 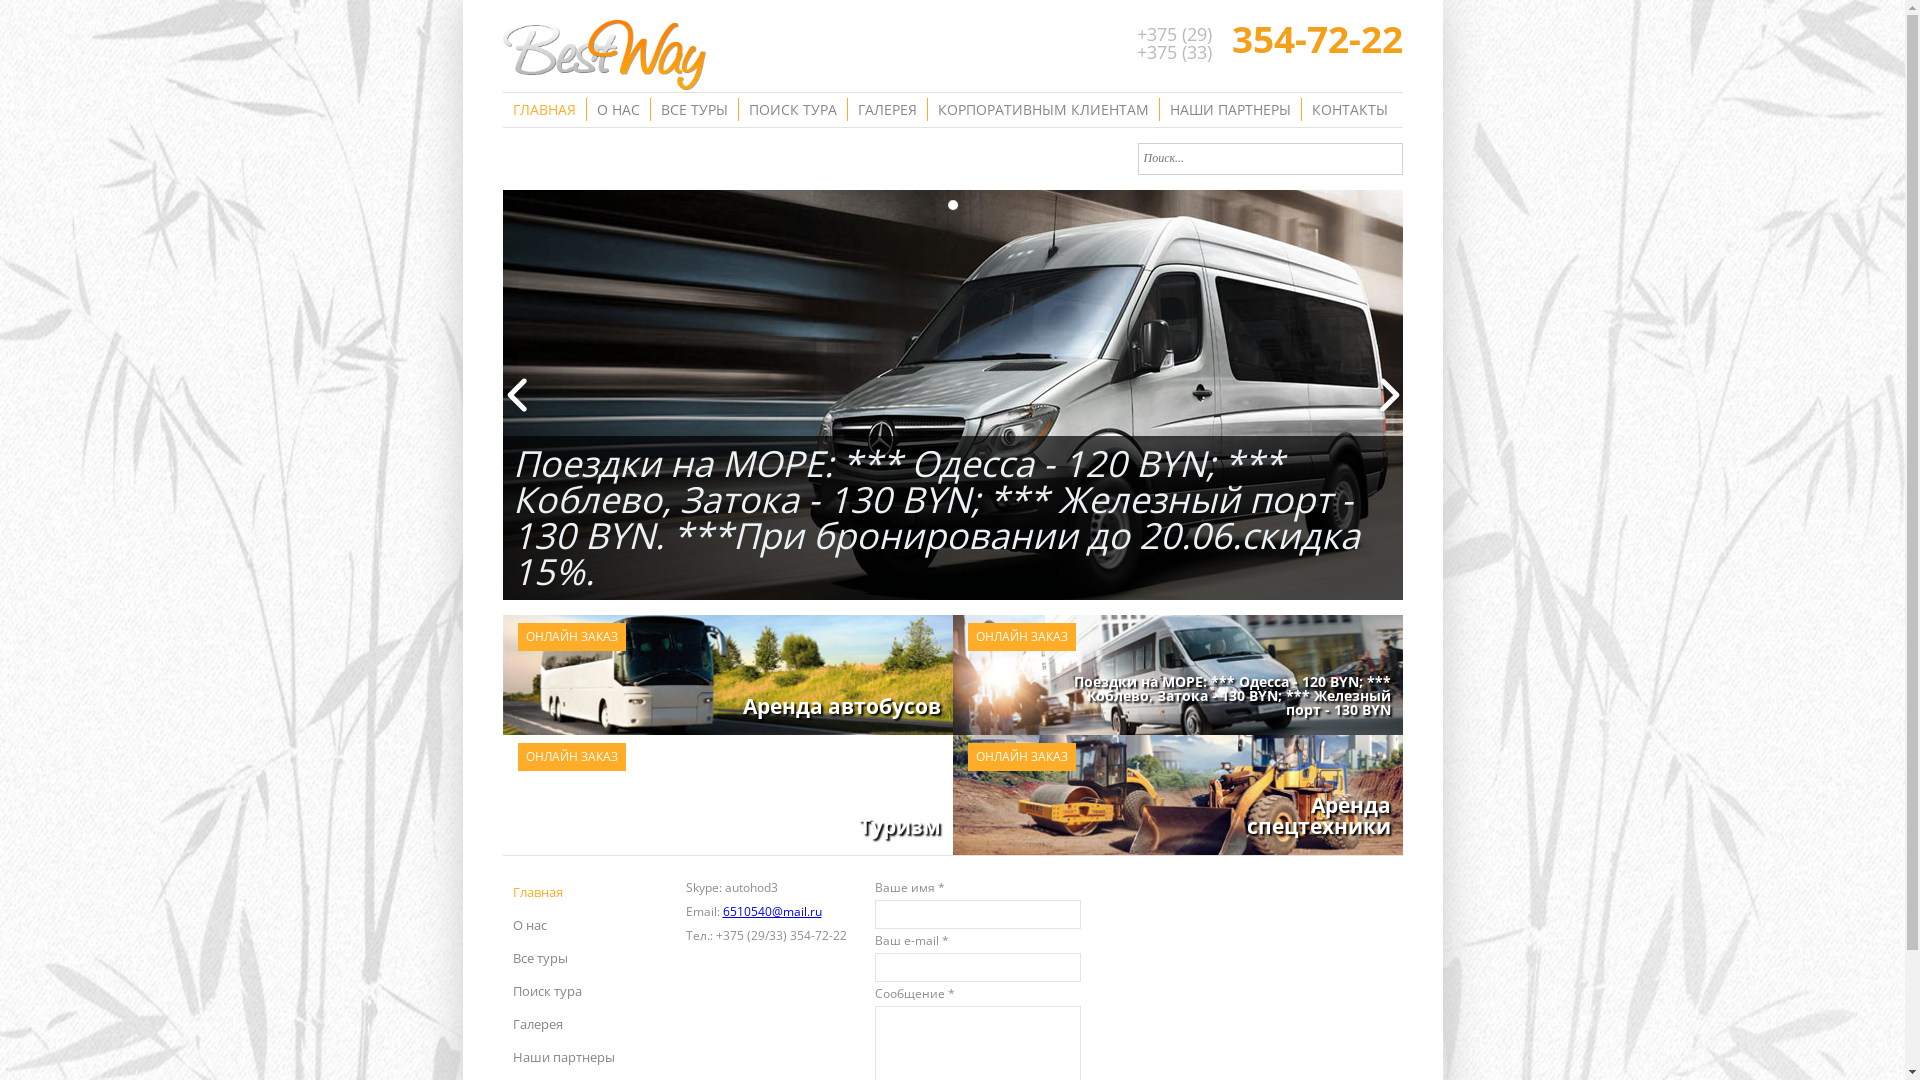 What do you see at coordinates (770, 911) in the screenshot?
I see `'6510540@mail.ru'` at bounding box center [770, 911].